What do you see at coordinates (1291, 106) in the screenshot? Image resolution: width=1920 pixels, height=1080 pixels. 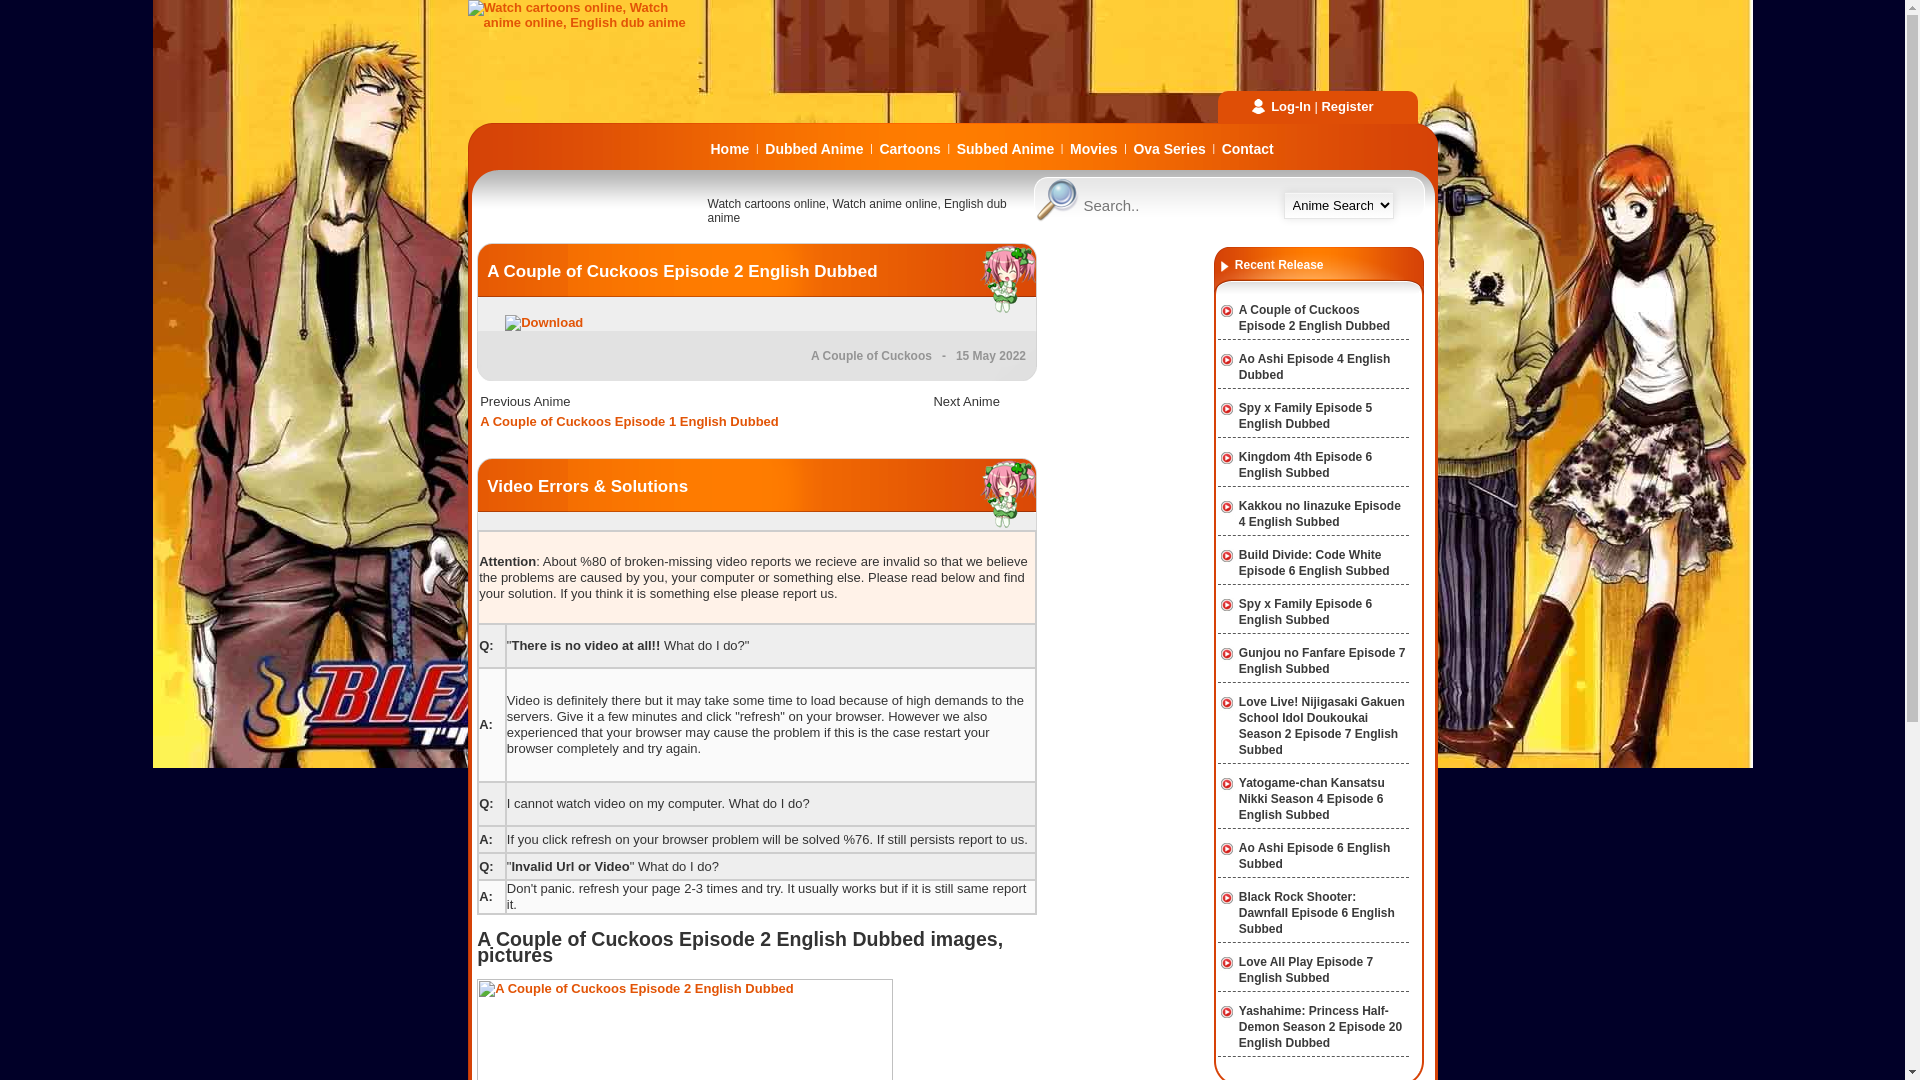 I see `'Log-In'` at bounding box center [1291, 106].